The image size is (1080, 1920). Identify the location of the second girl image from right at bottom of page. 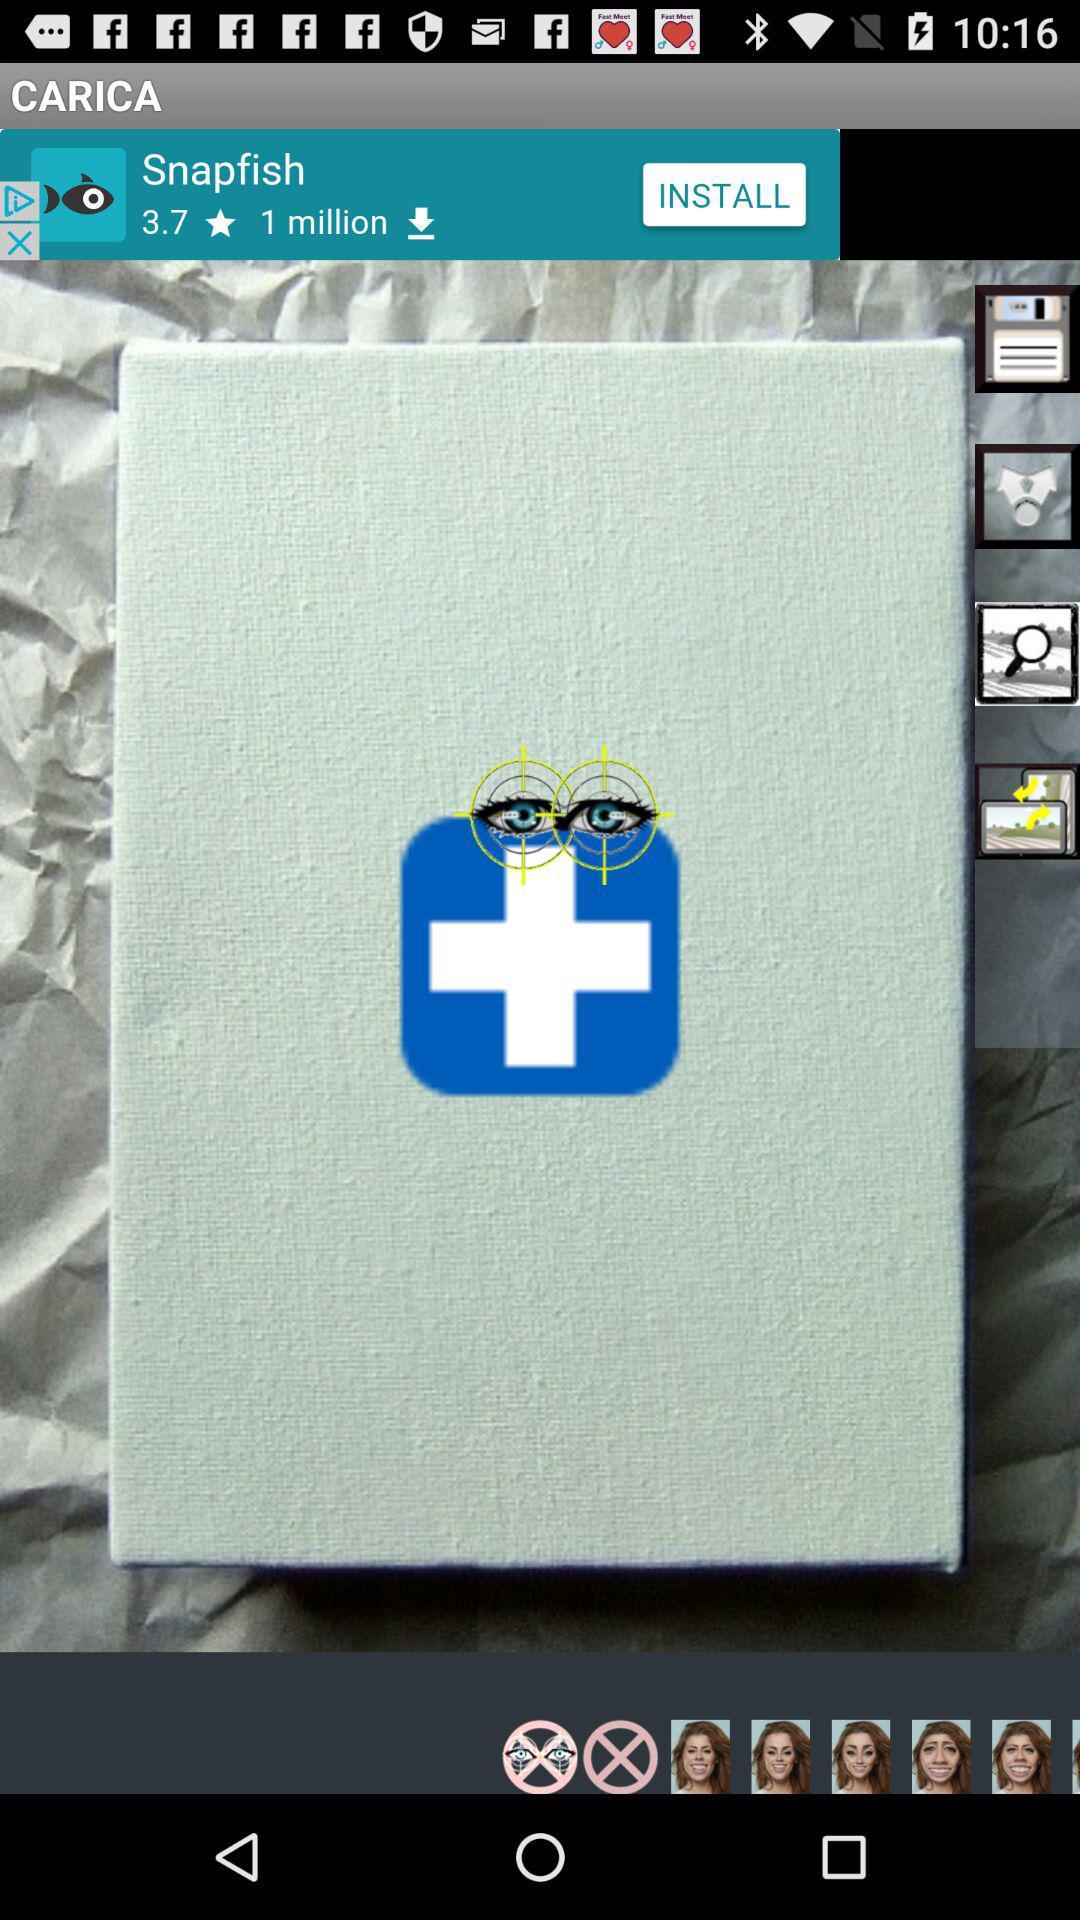
(779, 1755).